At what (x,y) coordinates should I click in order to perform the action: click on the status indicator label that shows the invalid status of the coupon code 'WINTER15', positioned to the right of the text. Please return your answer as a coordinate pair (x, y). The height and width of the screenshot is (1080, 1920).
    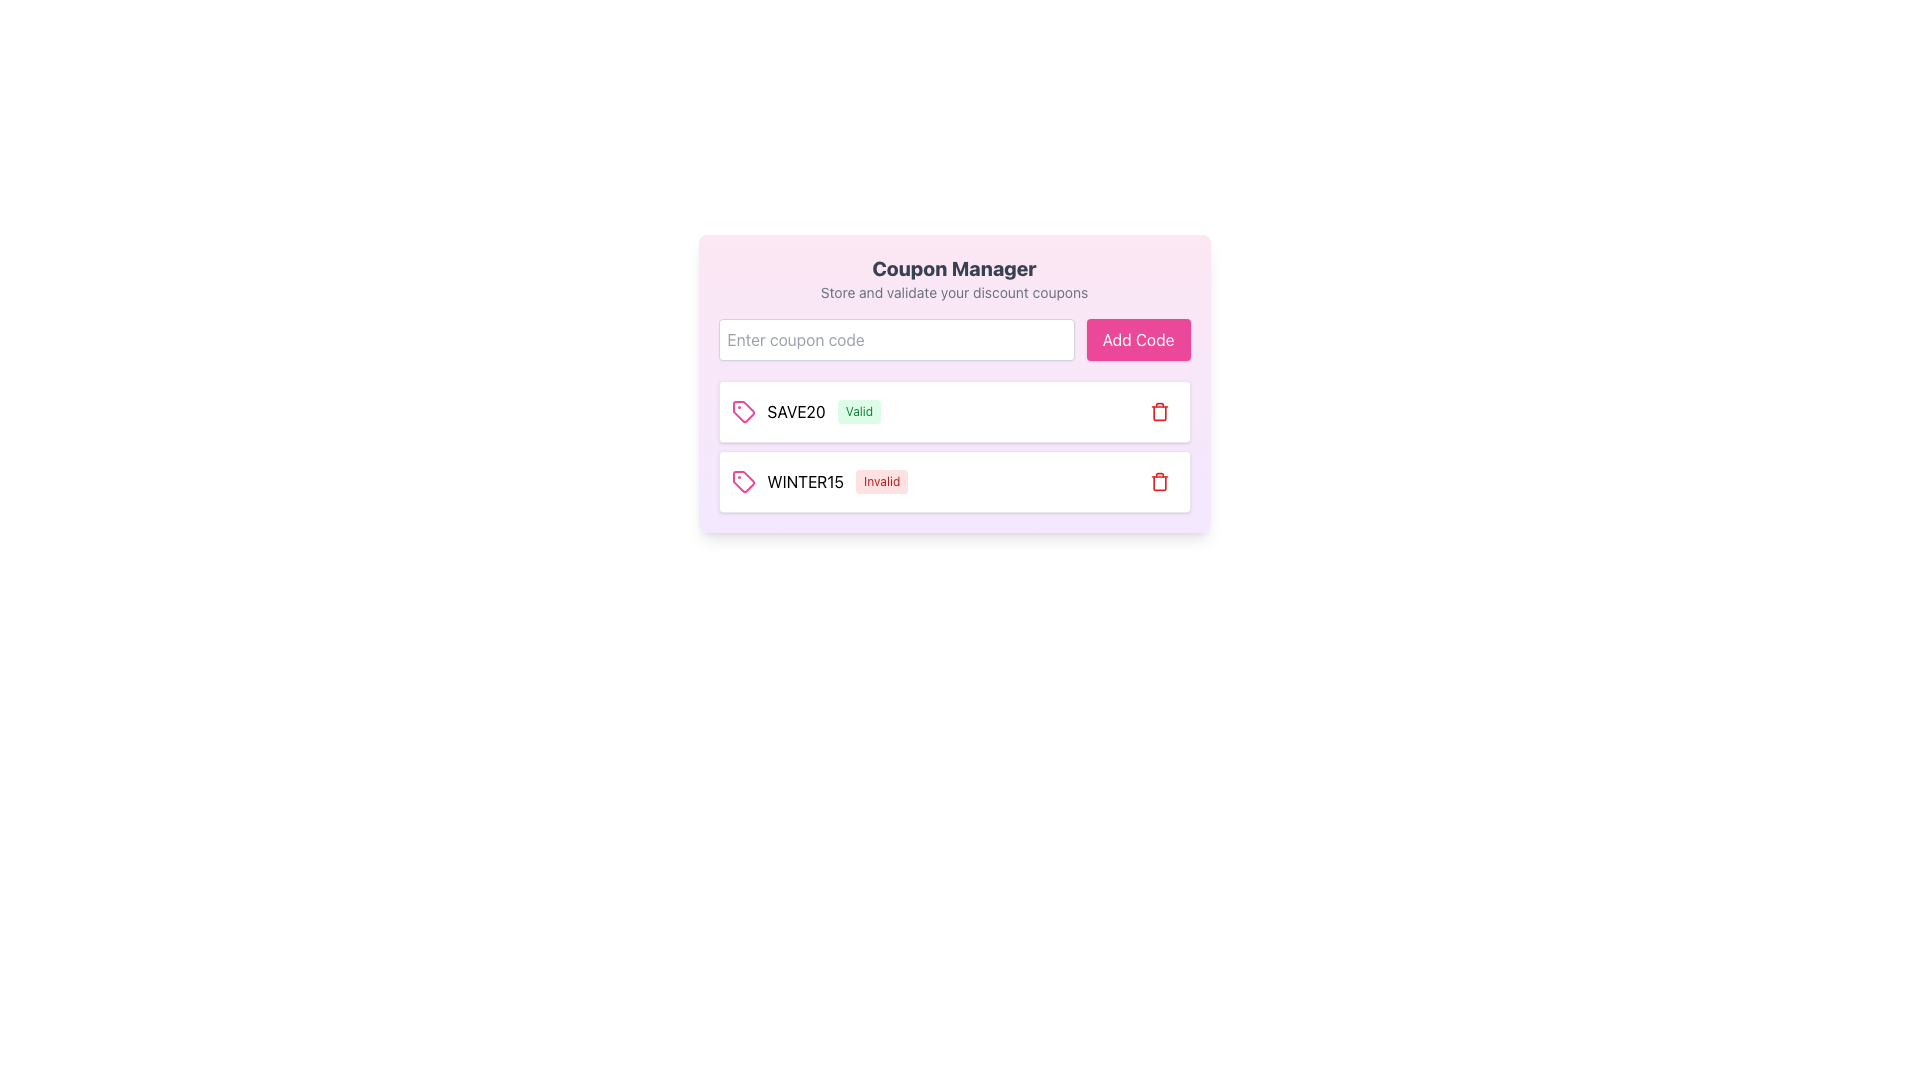
    Looking at the image, I should click on (881, 482).